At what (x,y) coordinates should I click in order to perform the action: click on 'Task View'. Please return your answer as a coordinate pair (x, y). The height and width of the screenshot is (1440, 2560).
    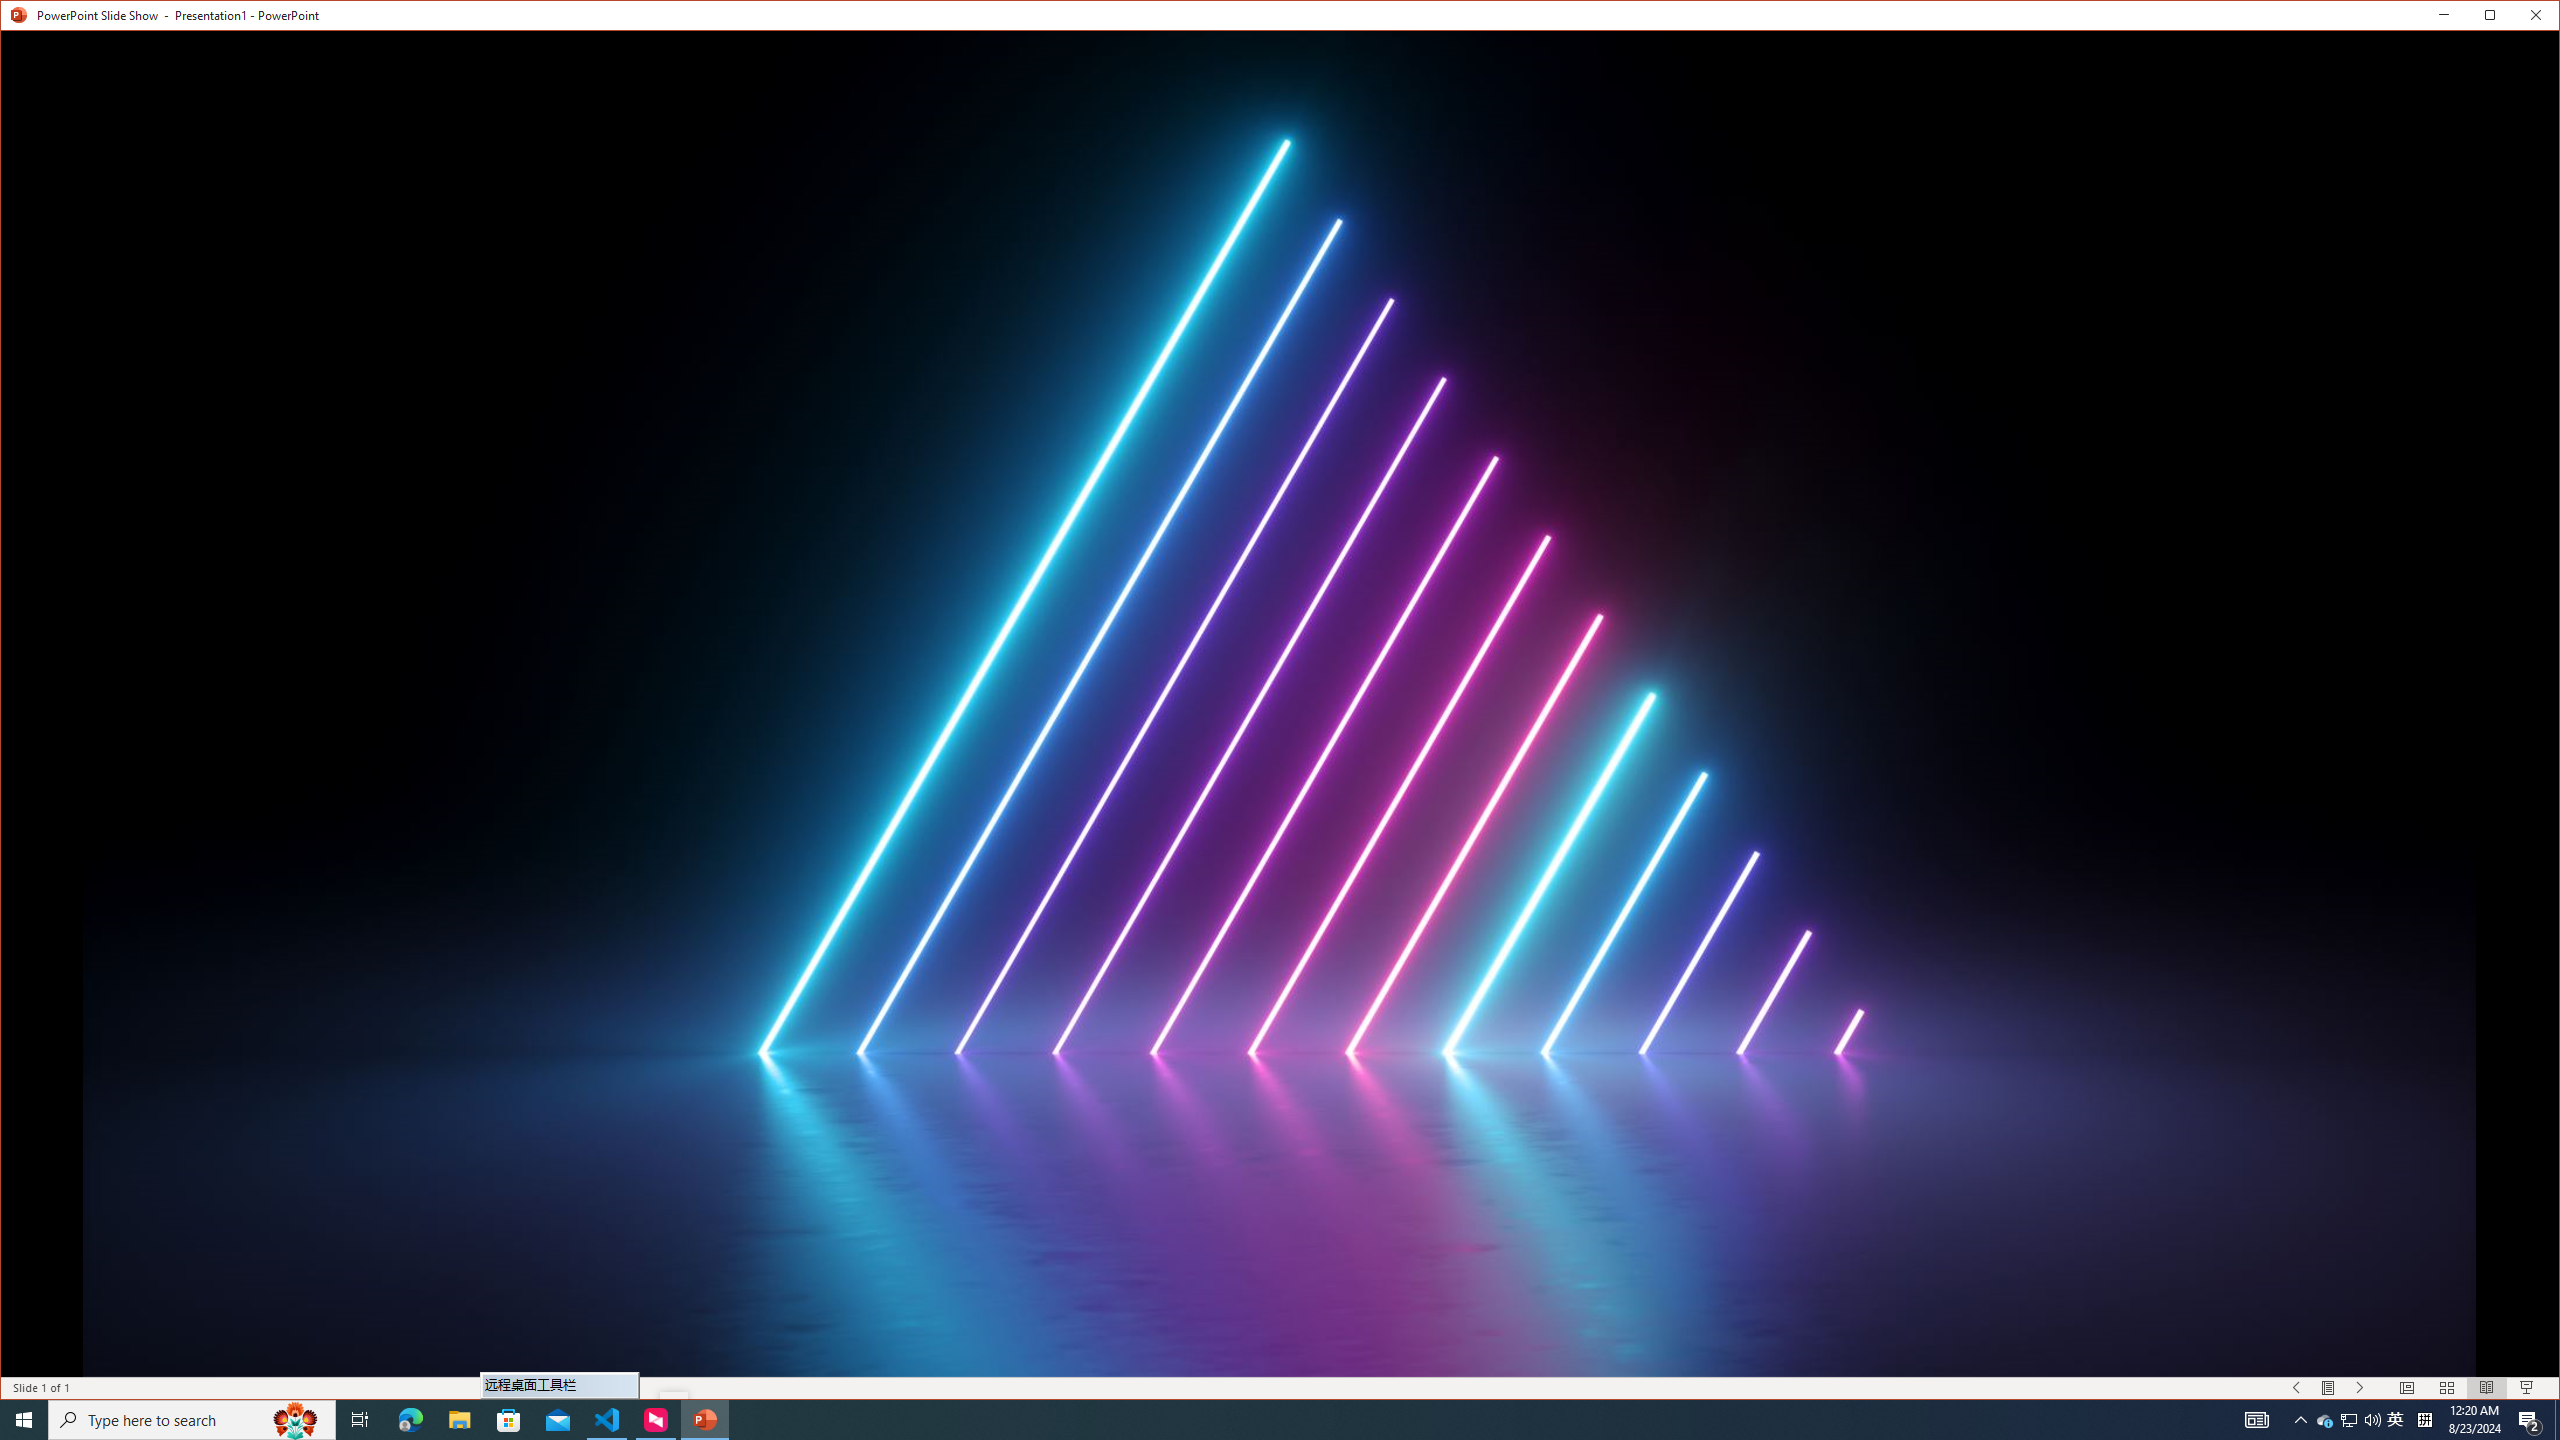
    Looking at the image, I should click on (358, 1418).